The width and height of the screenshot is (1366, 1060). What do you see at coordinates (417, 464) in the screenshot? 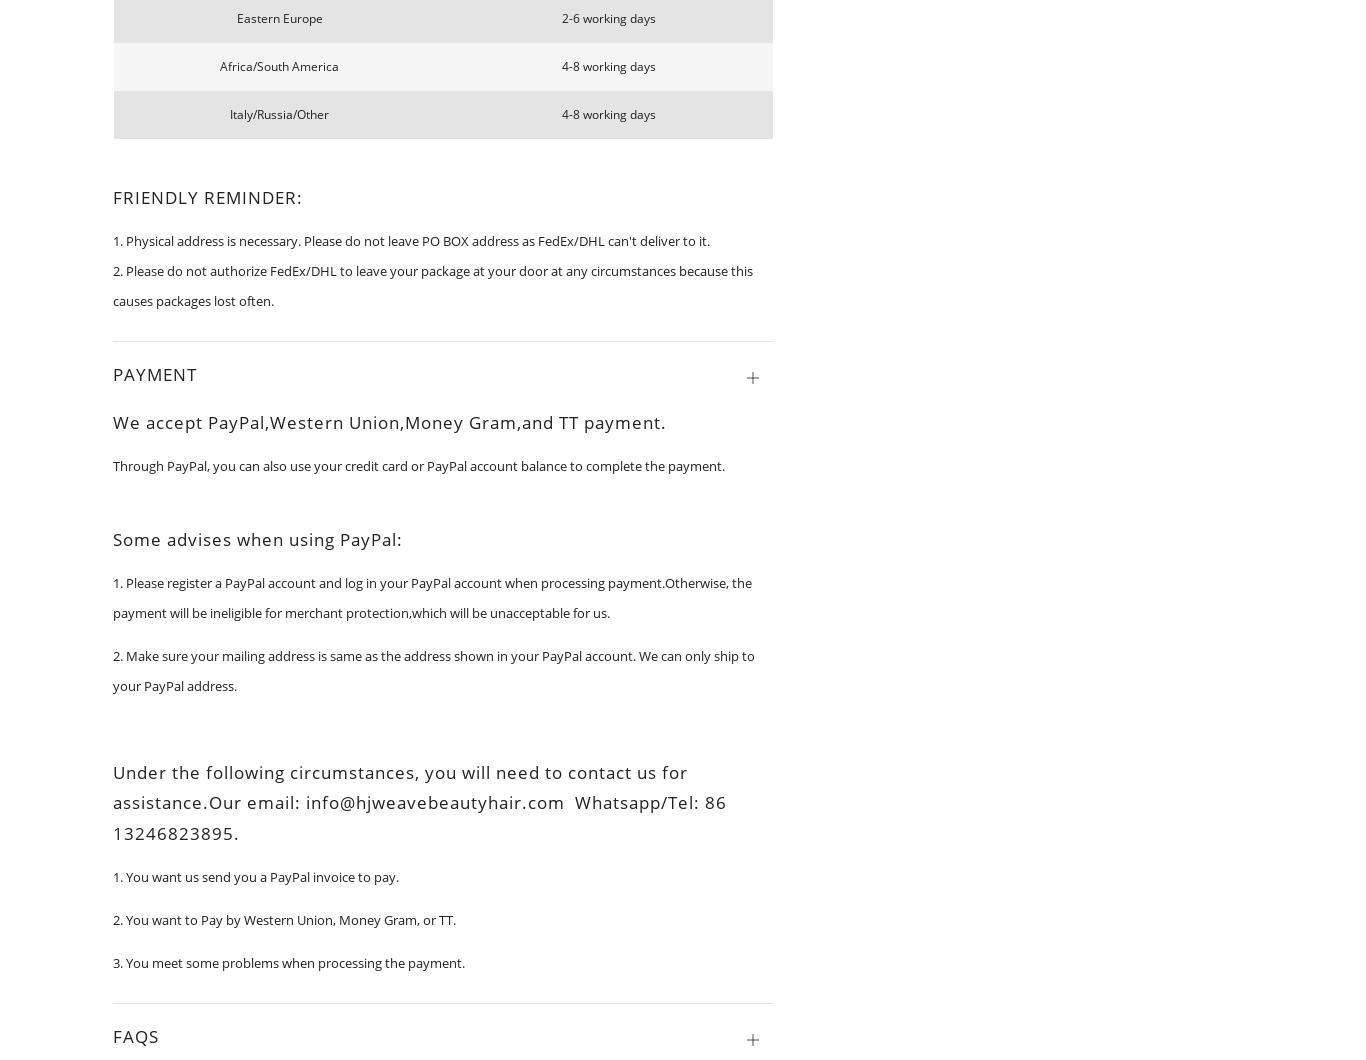
I see `'Through PayPal, you can also use your credit card or PayPal account balance to complete the payment.'` at bounding box center [417, 464].